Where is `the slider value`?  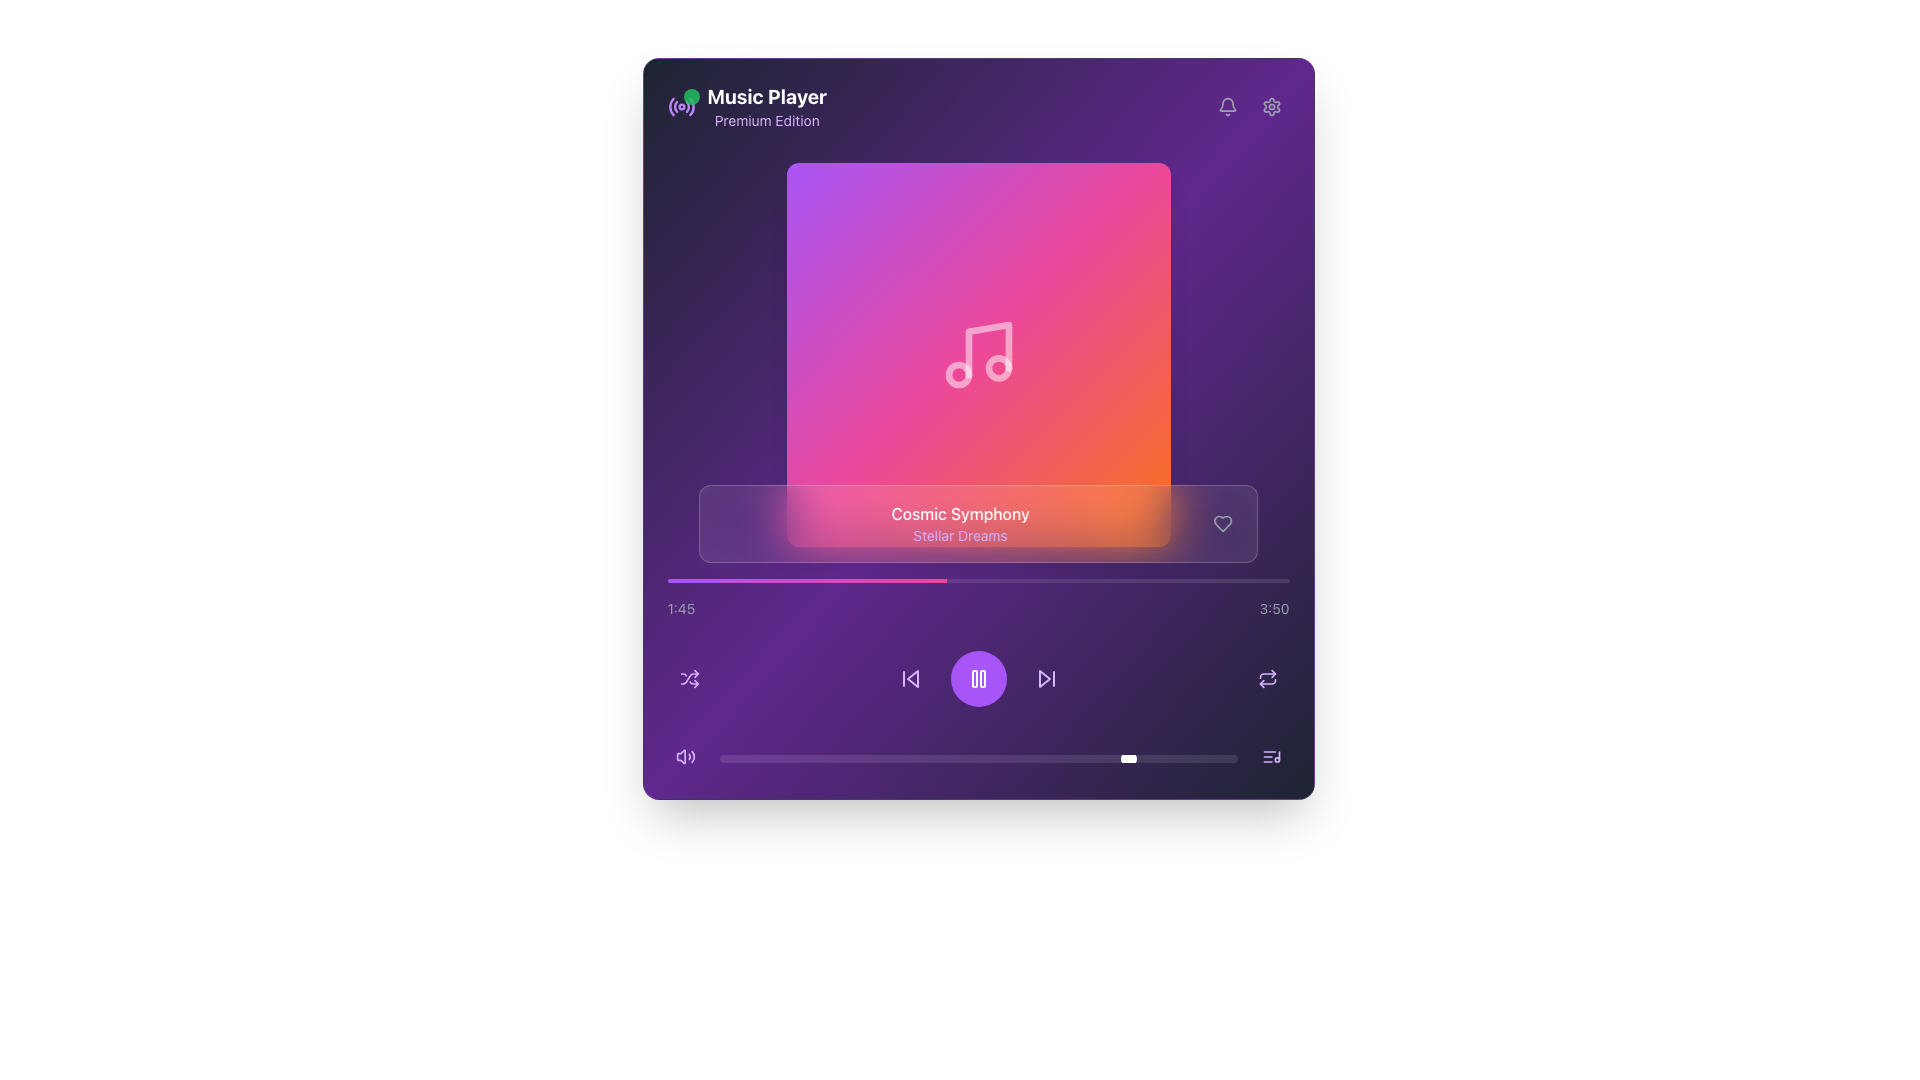
the slider value is located at coordinates (956, 759).